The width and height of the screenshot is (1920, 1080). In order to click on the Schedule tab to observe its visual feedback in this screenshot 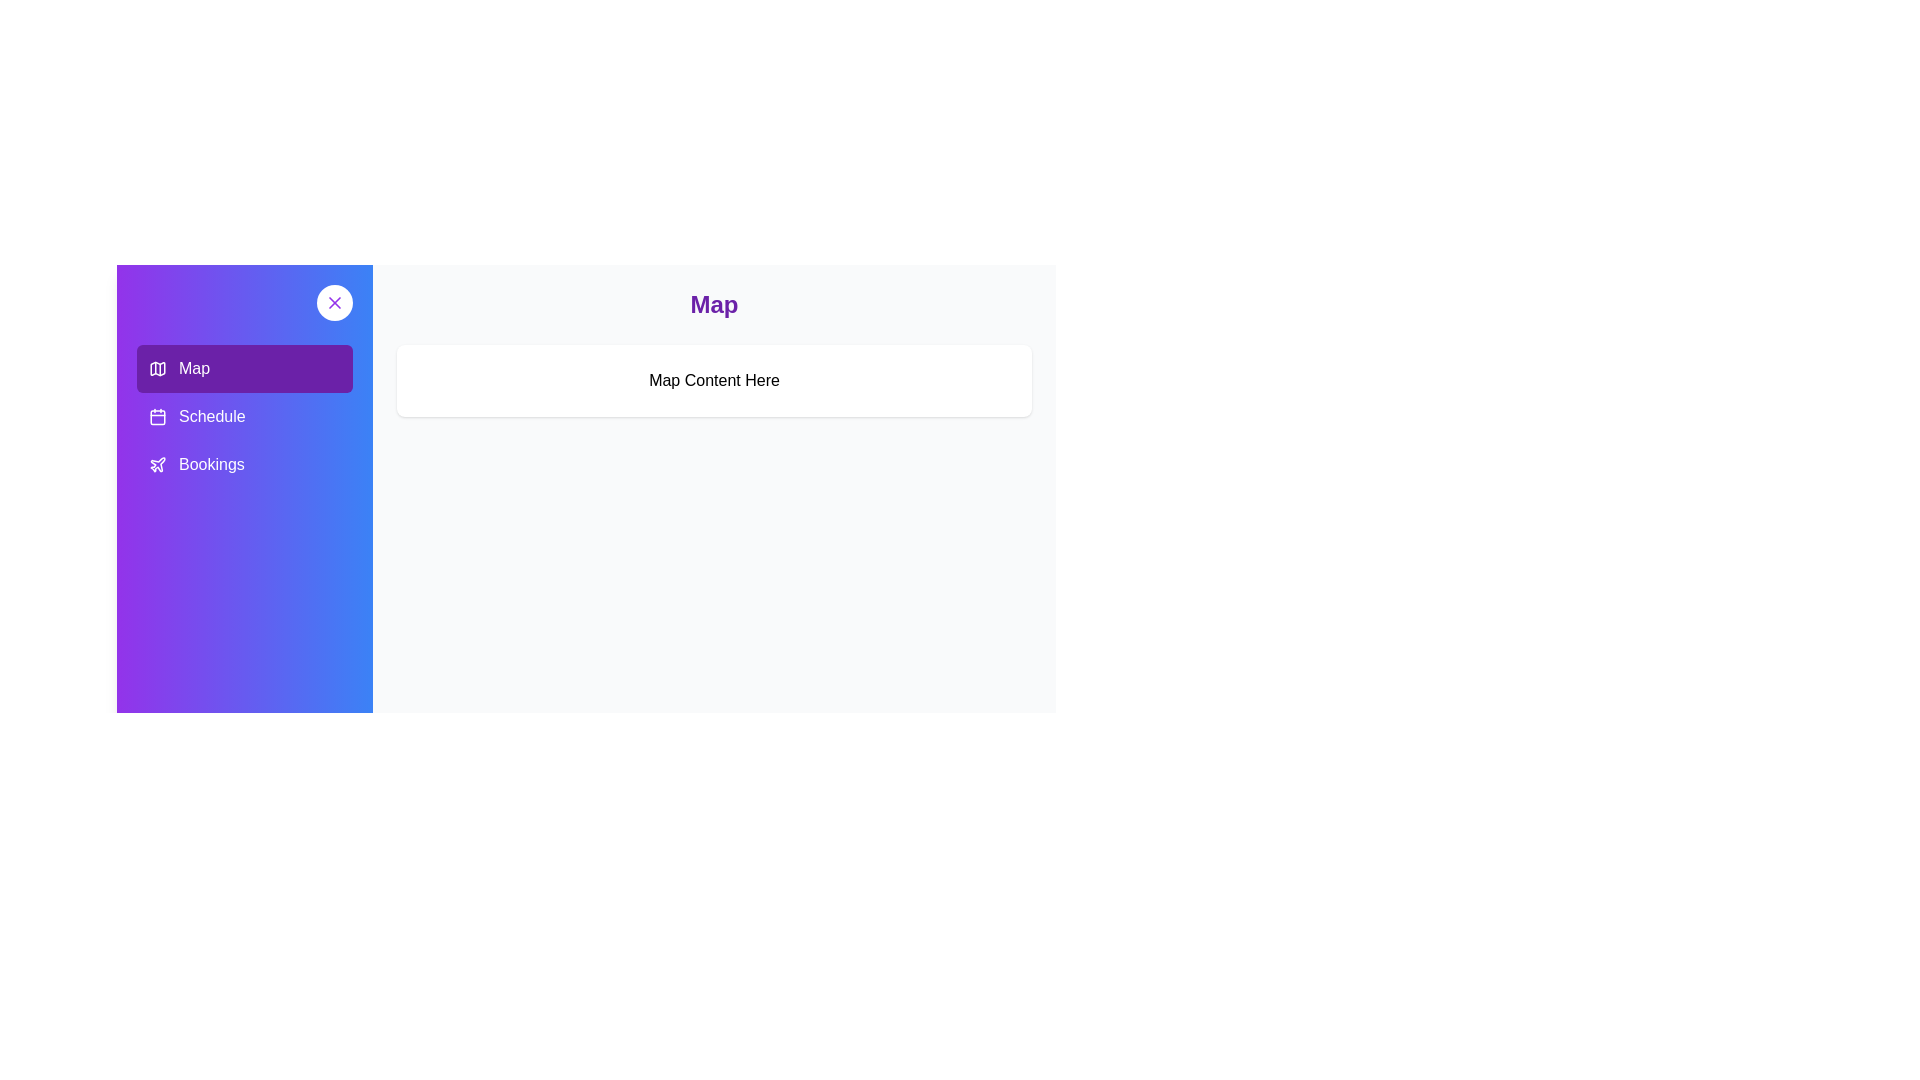, I will do `click(243, 415)`.